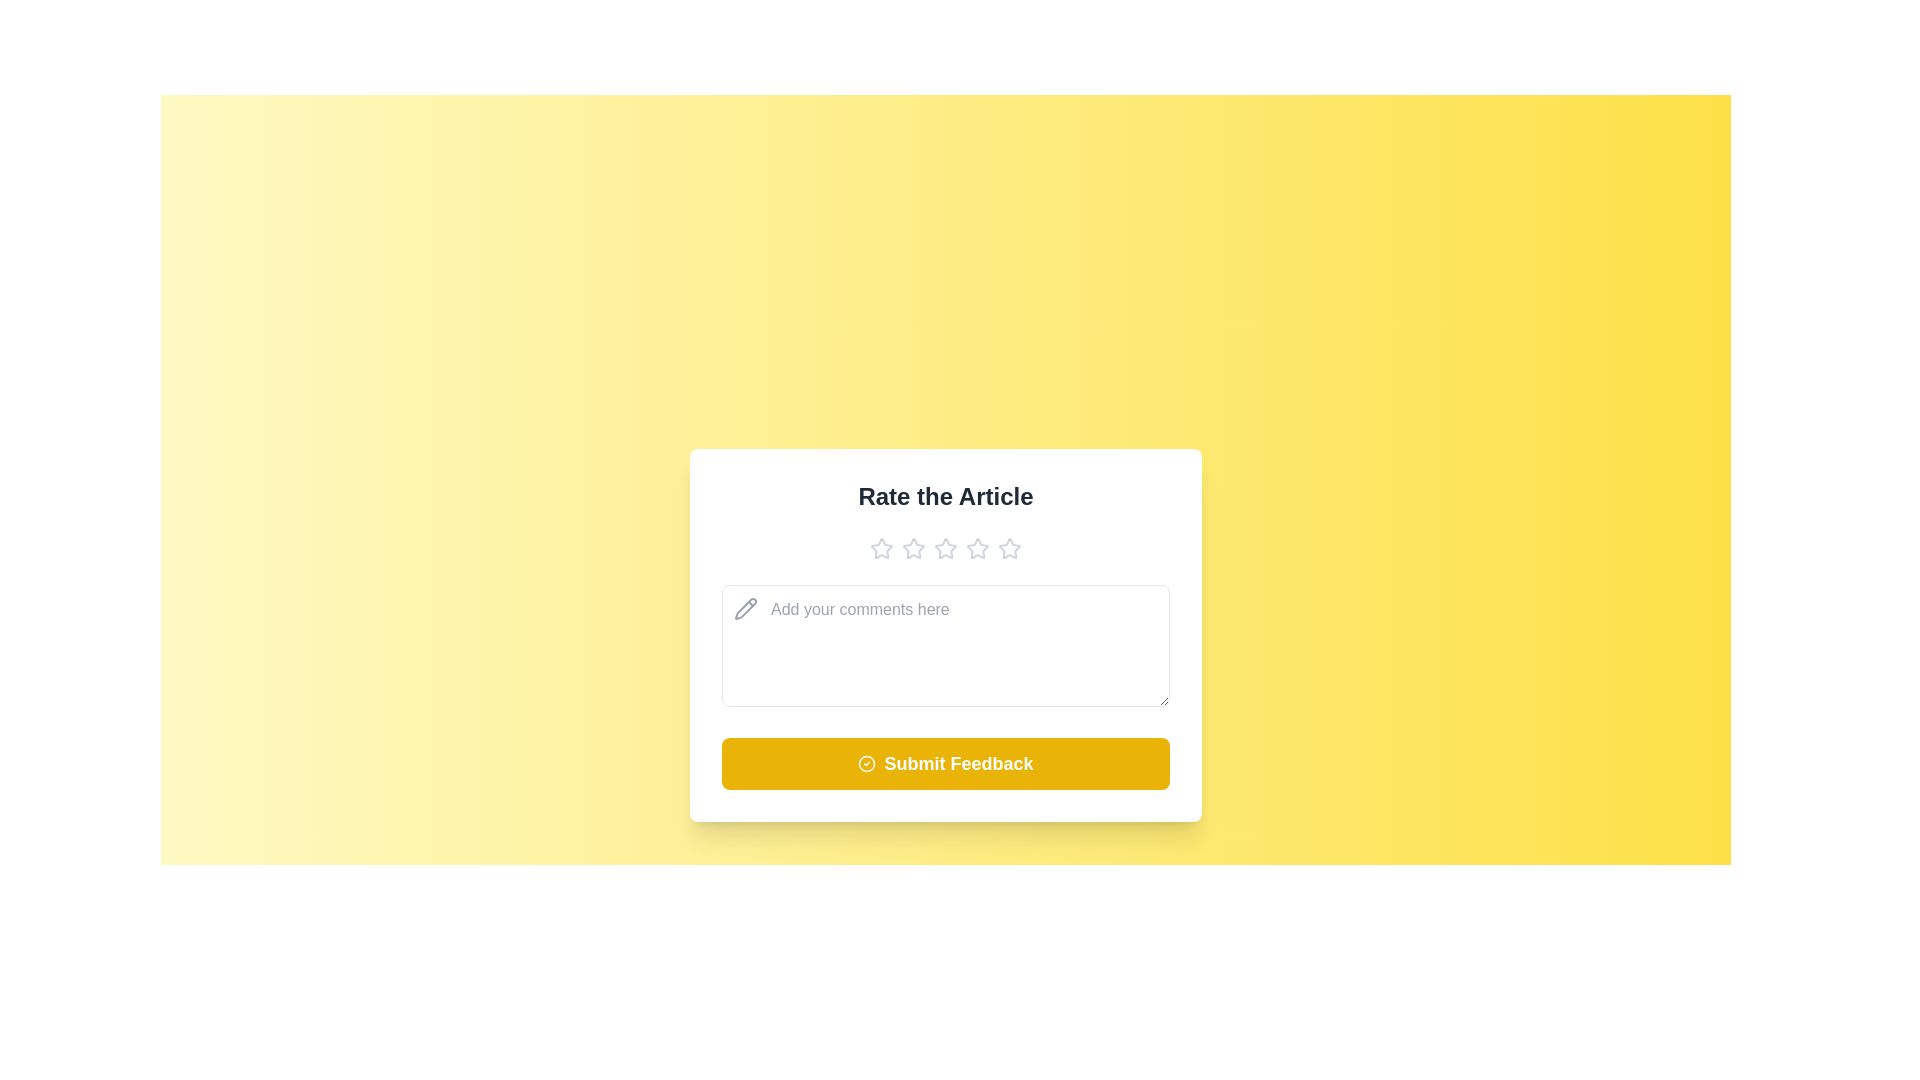 The image size is (1920, 1080). I want to click on the text label for the feedback submission button, which is centrally aligned within a prominent yellow button at the bottom of the feedback form, so click(958, 763).